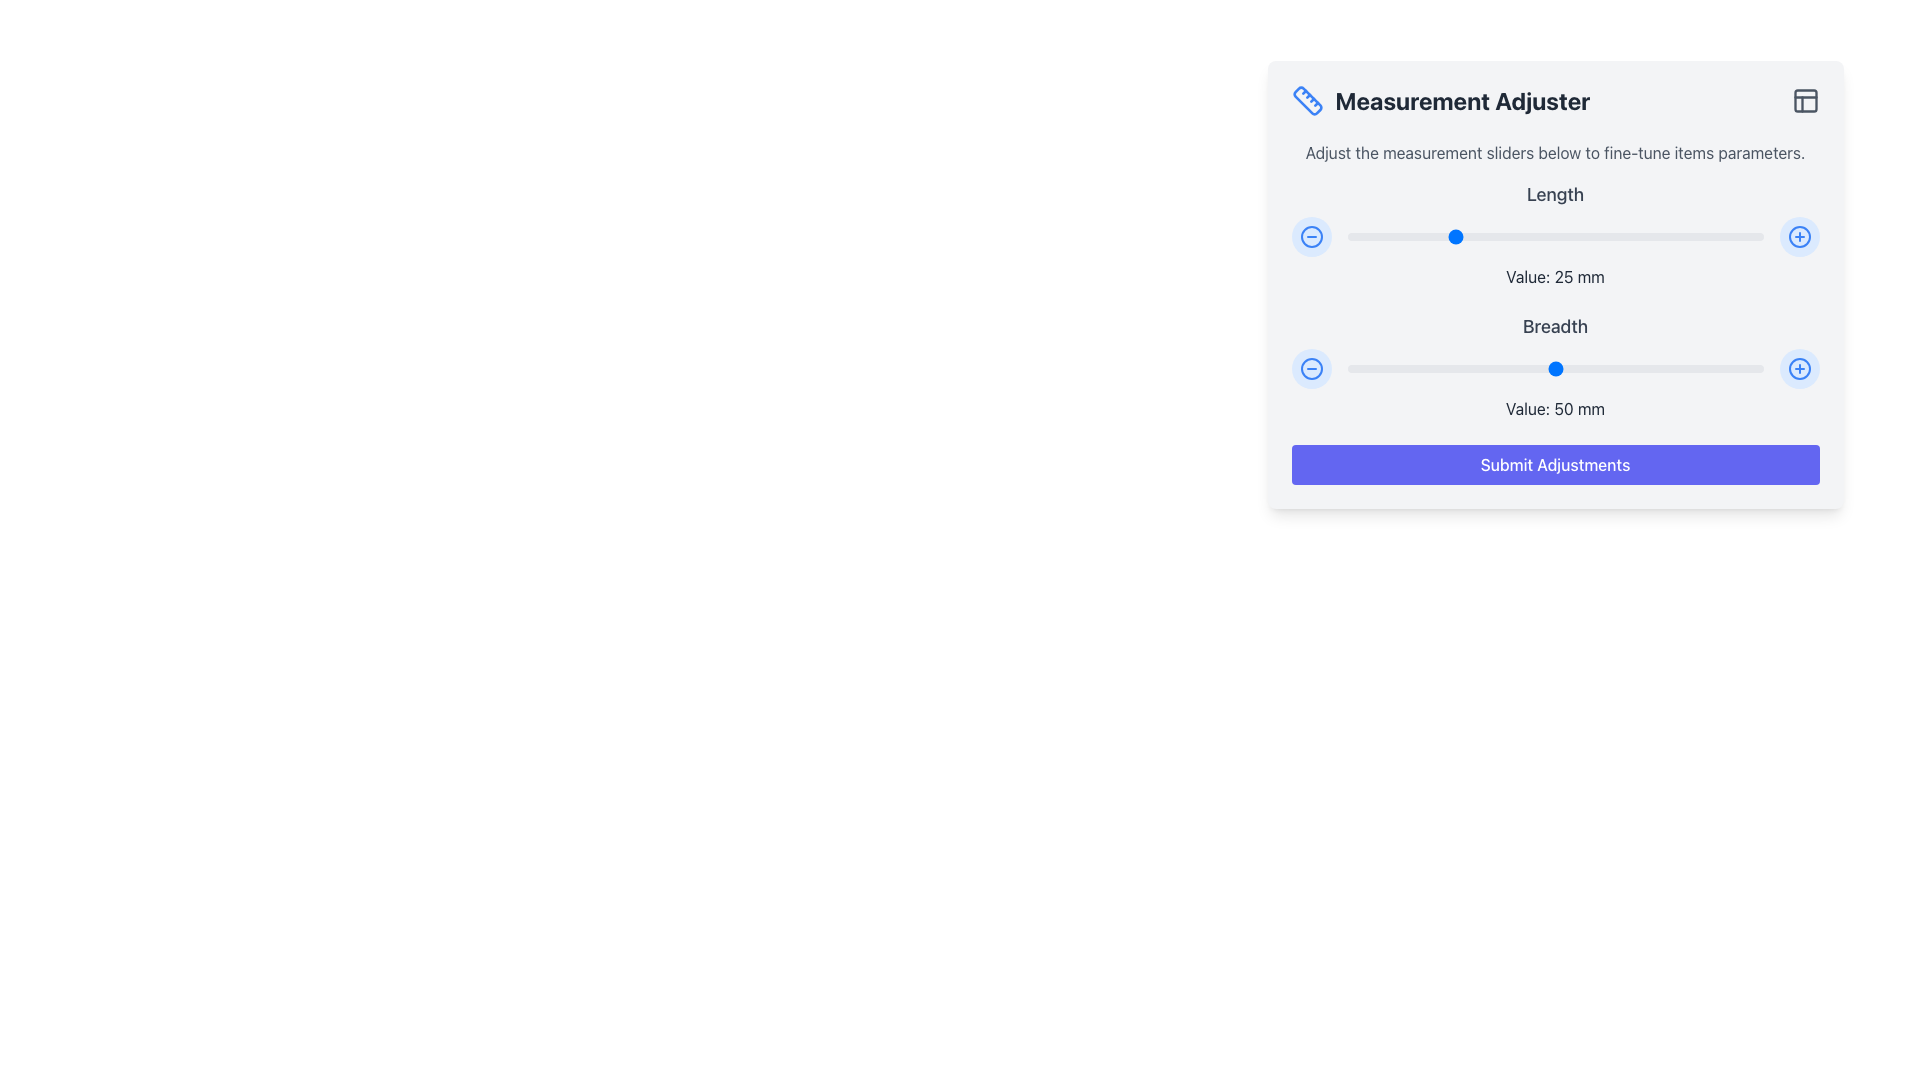  Describe the element at coordinates (1626, 235) in the screenshot. I see `the length` at that location.